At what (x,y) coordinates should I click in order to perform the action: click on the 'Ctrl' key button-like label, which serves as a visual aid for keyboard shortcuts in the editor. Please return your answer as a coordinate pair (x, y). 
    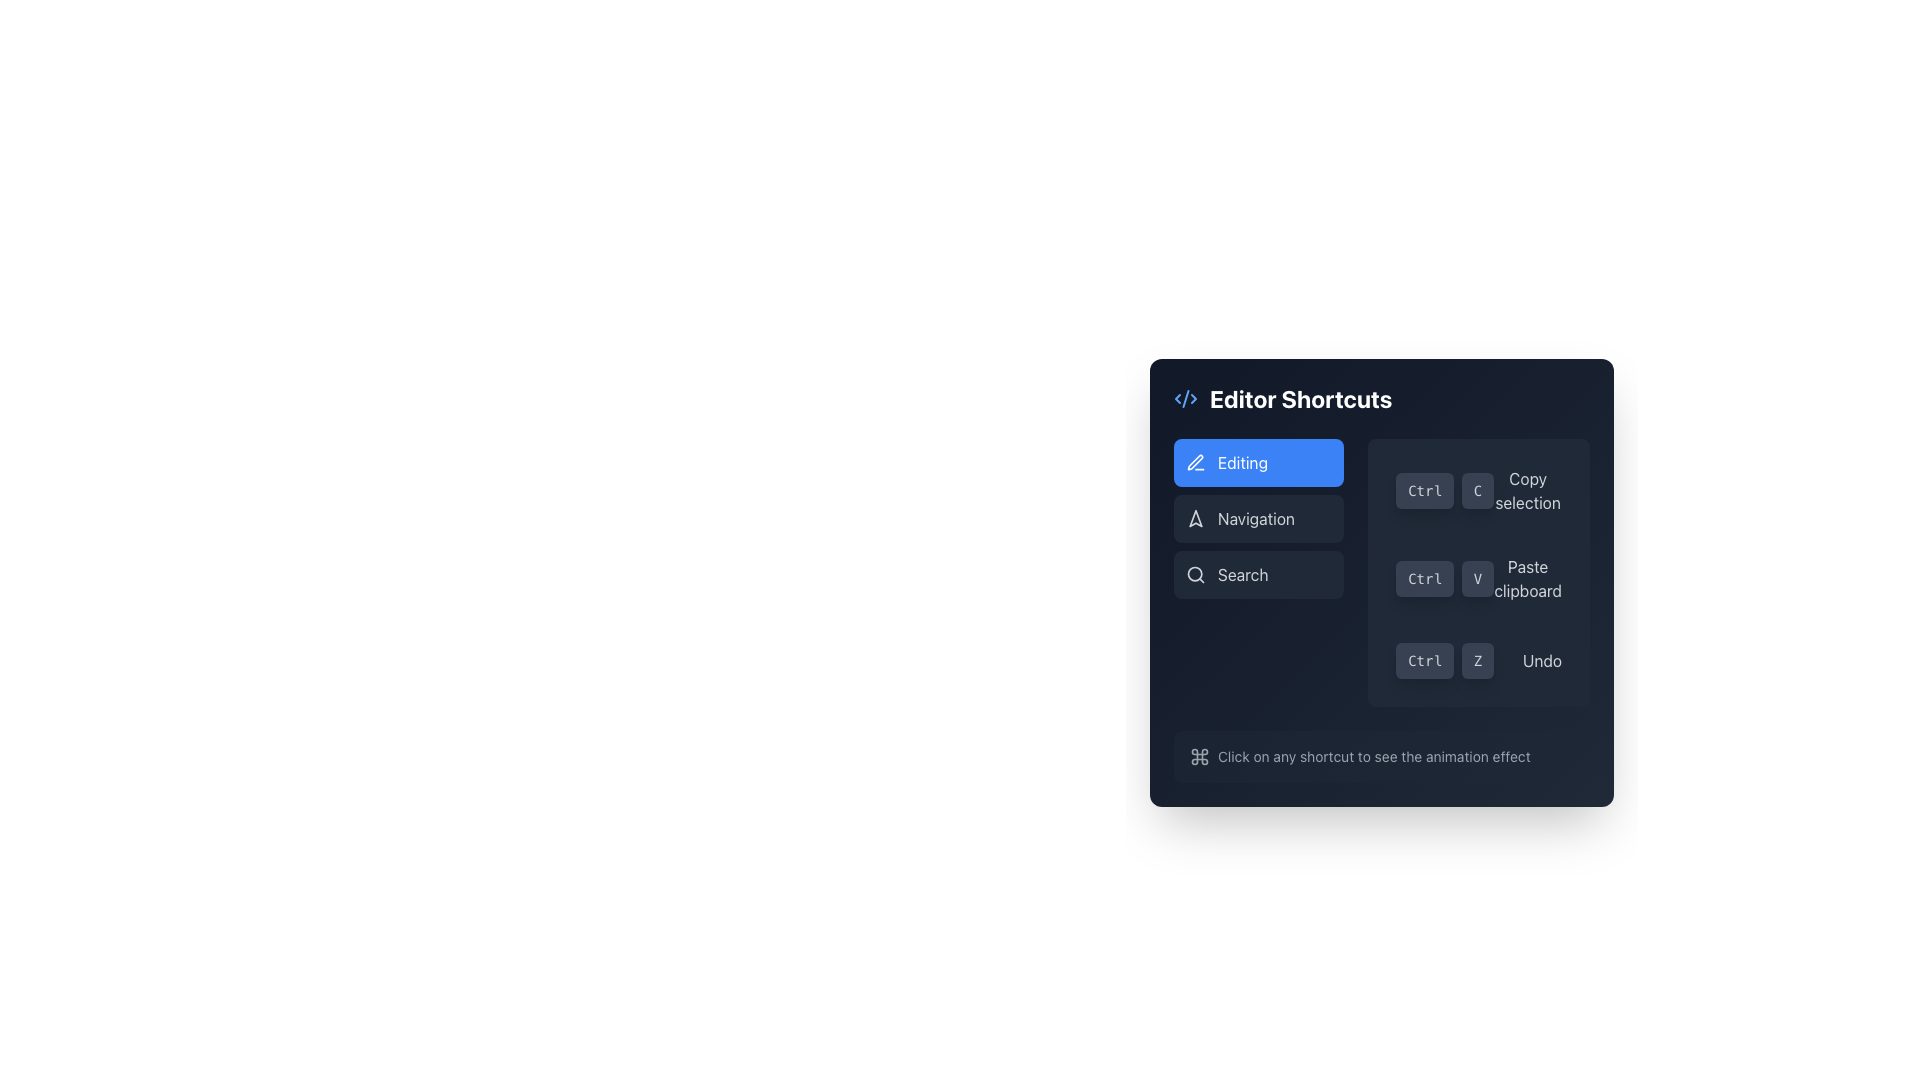
    Looking at the image, I should click on (1424, 578).